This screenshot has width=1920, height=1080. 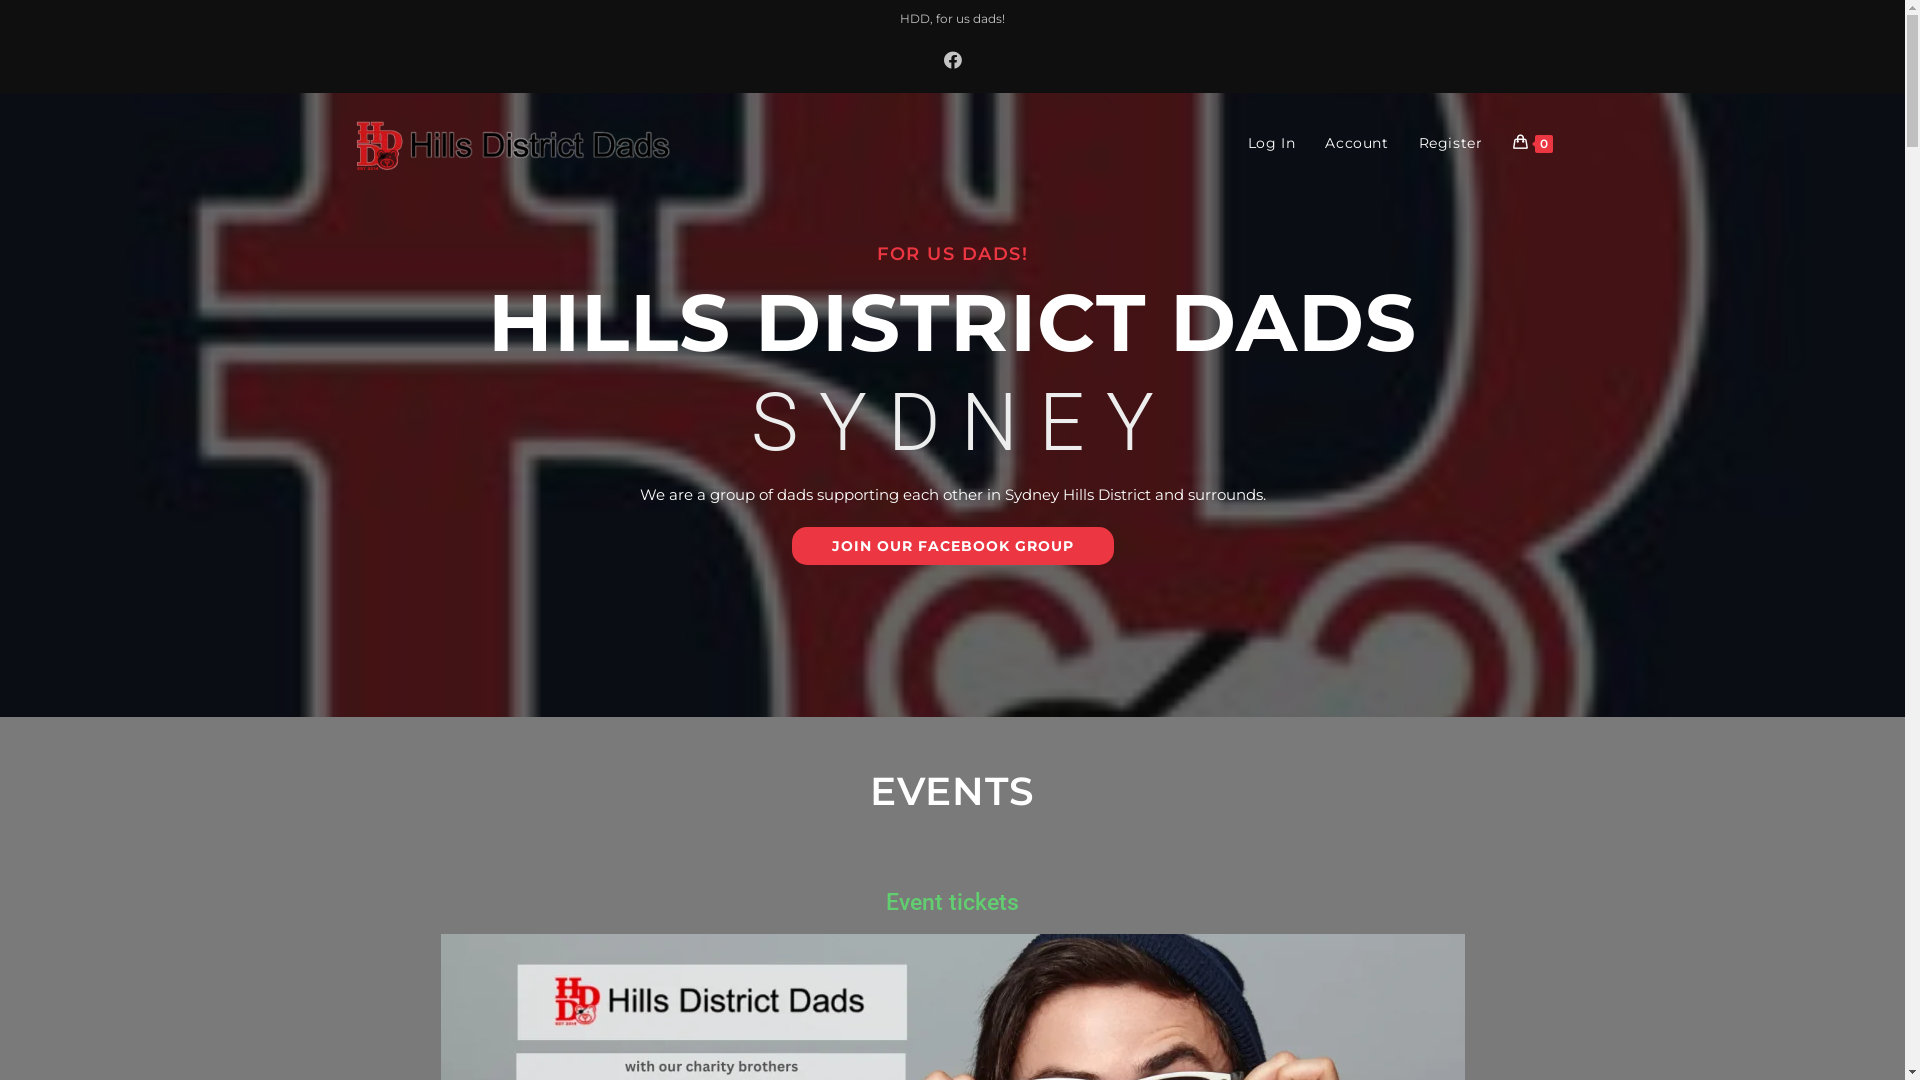 What do you see at coordinates (1450, 141) in the screenshot?
I see `'Register'` at bounding box center [1450, 141].